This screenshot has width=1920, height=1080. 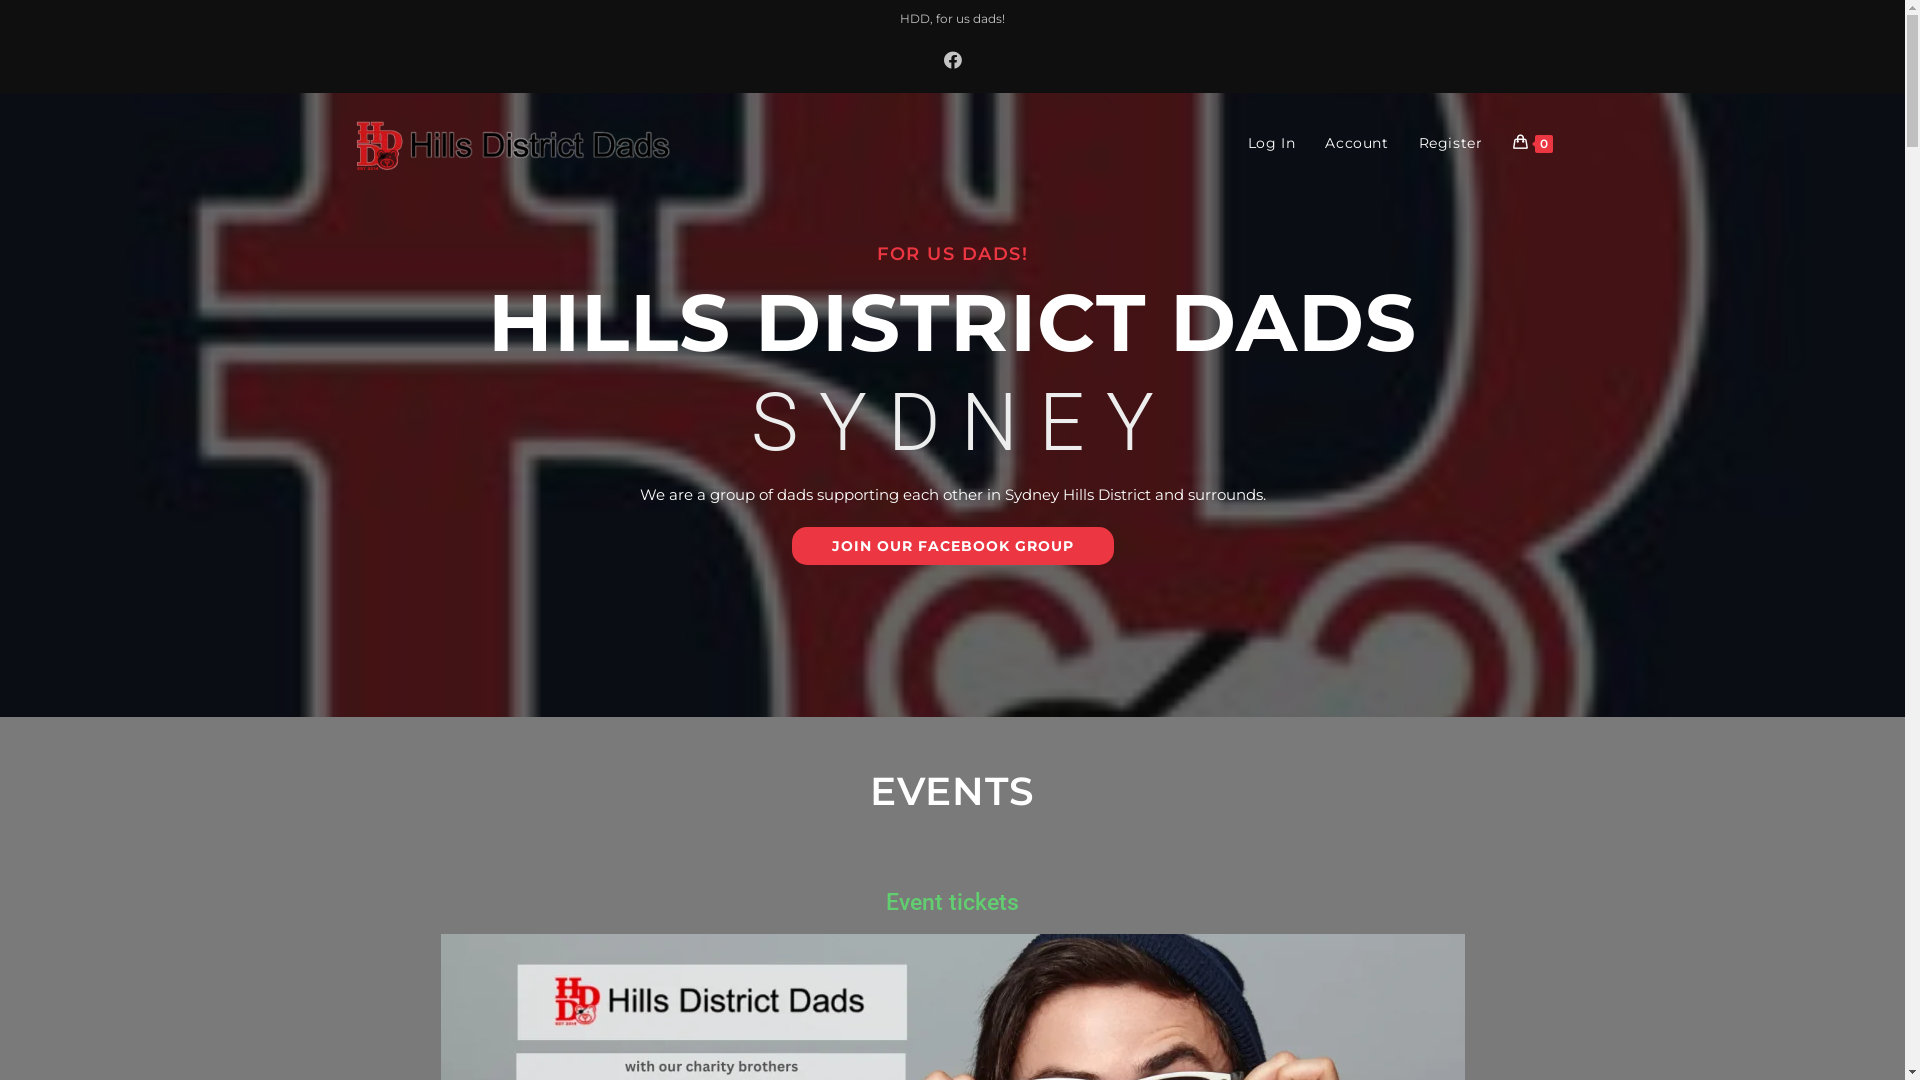 What do you see at coordinates (1450, 141) in the screenshot?
I see `'Register'` at bounding box center [1450, 141].